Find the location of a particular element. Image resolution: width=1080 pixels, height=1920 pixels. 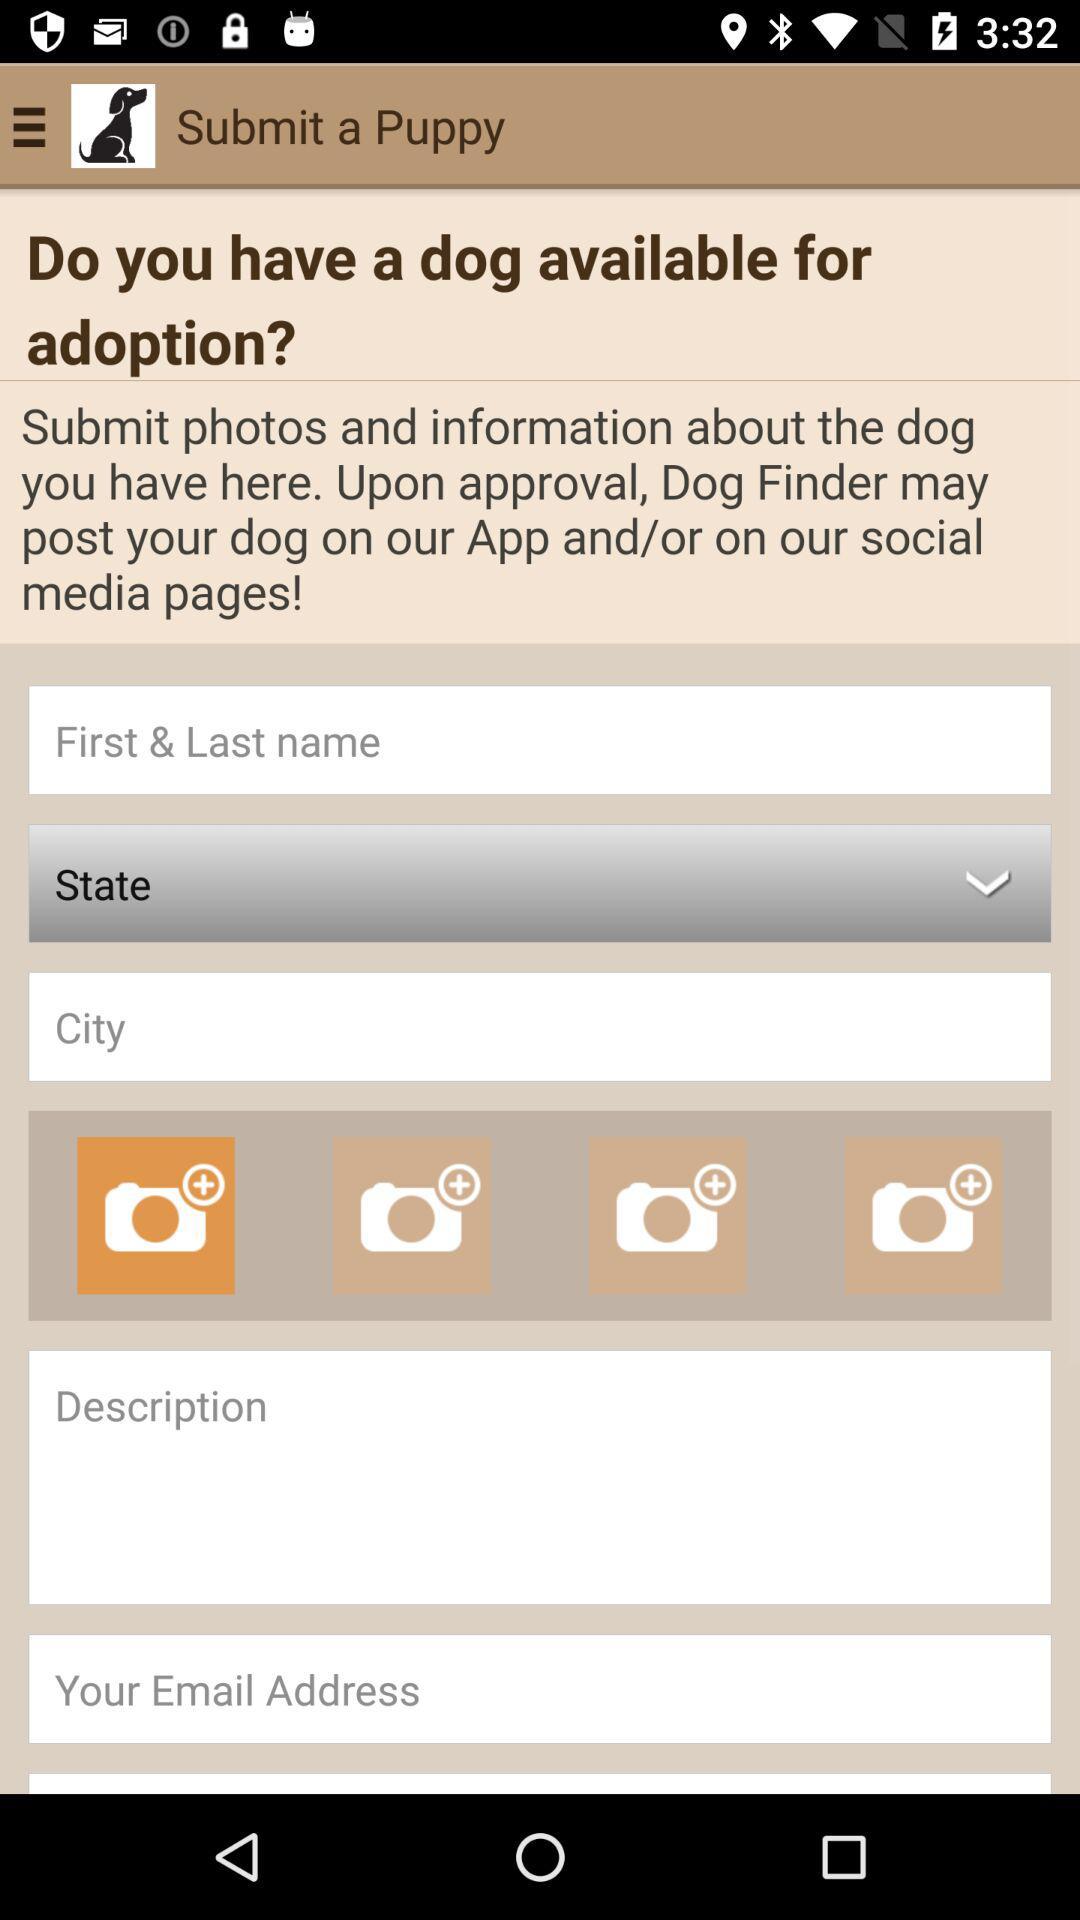

the photo icon is located at coordinates (667, 1214).